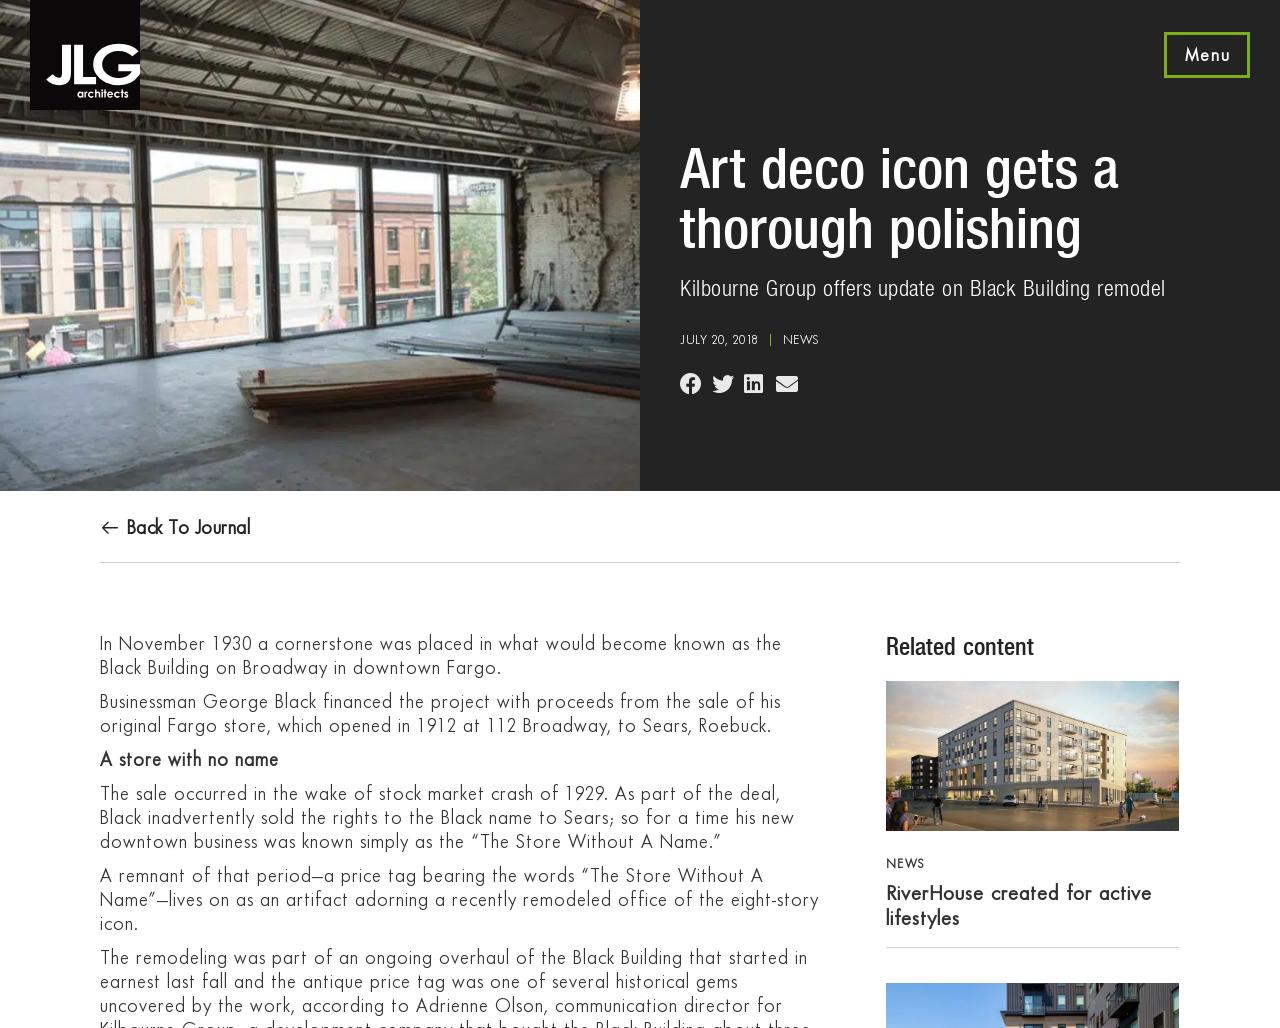  Describe the element at coordinates (439, 655) in the screenshot. I see `'In November 1930 a cornerstone was placed in what would become known as the Black Building on Broadway in downtown Fargo.'` at that location.